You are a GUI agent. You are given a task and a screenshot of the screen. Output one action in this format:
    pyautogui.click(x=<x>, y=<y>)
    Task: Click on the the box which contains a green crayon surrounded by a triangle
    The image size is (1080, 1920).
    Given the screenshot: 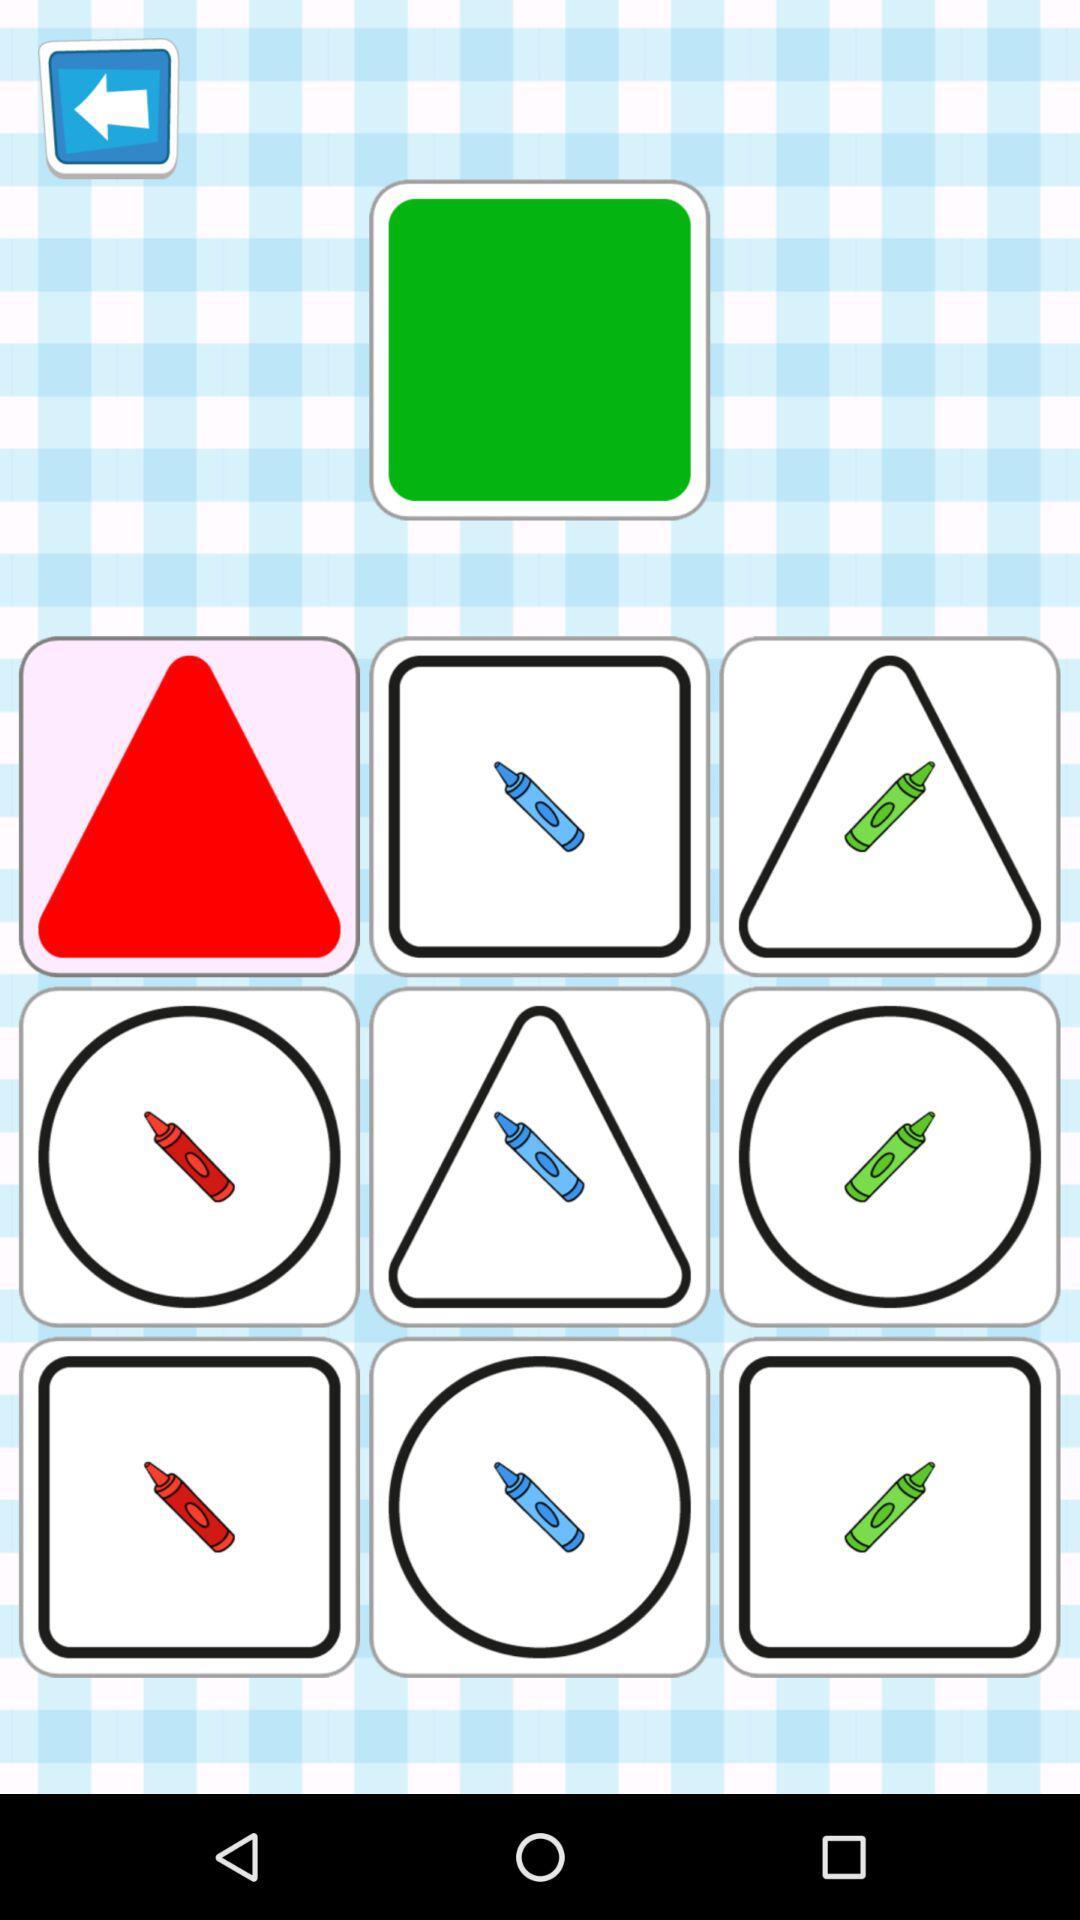 What is the action you would take?
    pyautogui.click(x=889, y=806)
    